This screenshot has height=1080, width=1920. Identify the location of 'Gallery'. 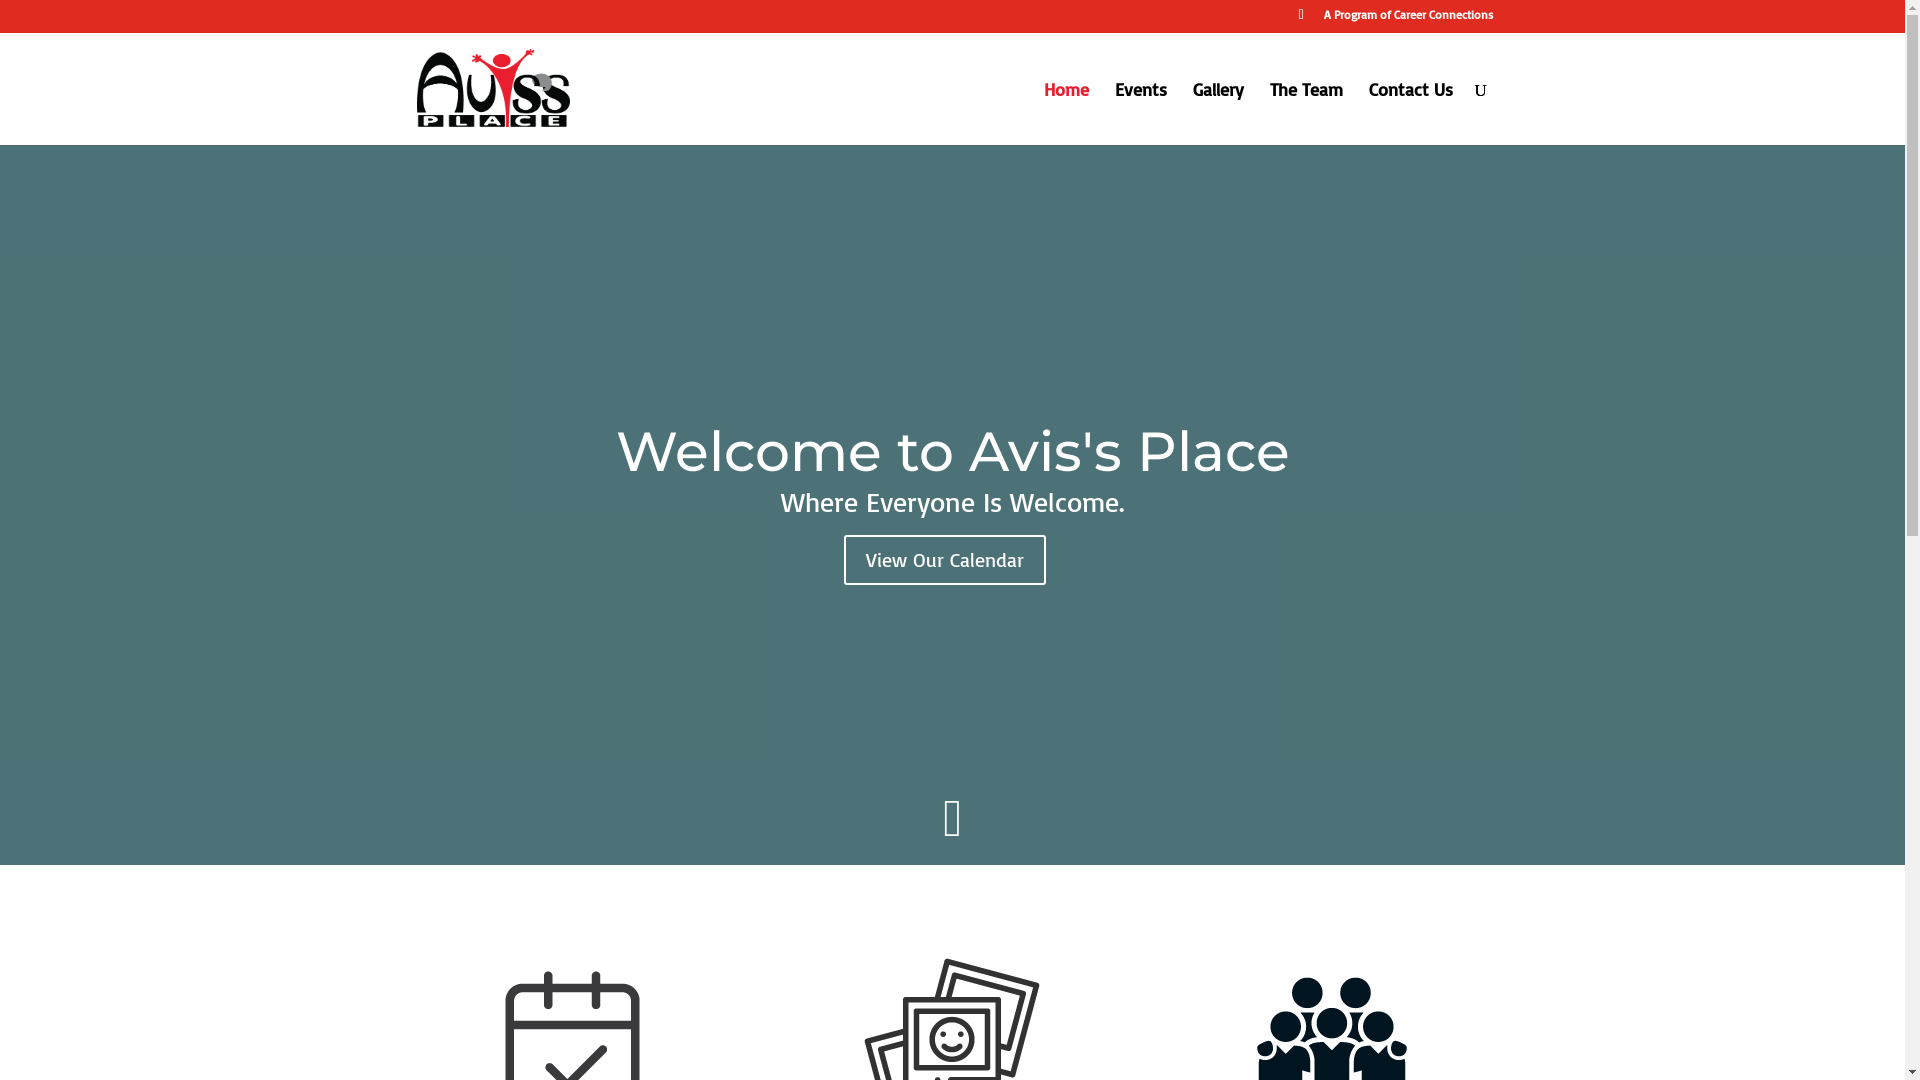
(1216, 113).